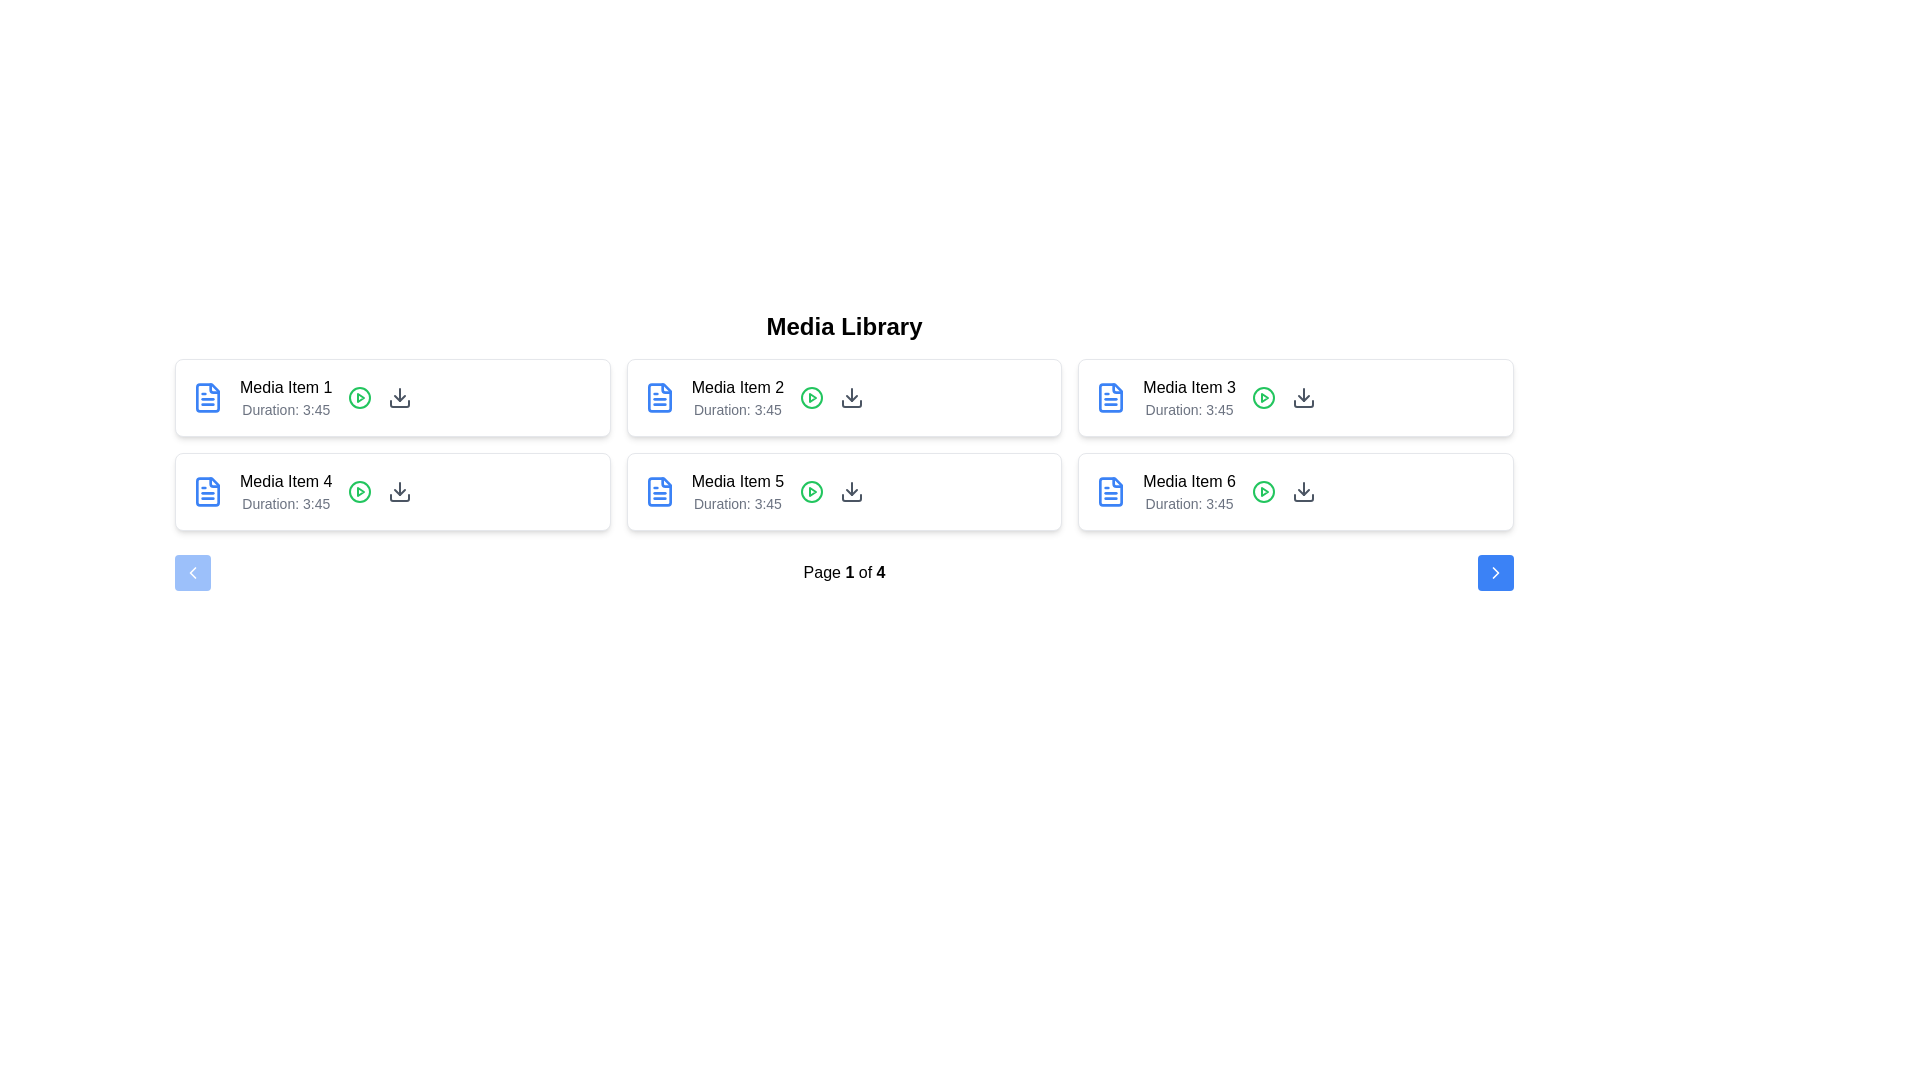 The image size is (1920, 1080). Describe the element at coordinates (736, 492) in the screenshot. I see `the text block containing the title 'Media Item 5' and subtitle 'Duration: 3:45' located in the second row and second column of the media item grid` at that location.